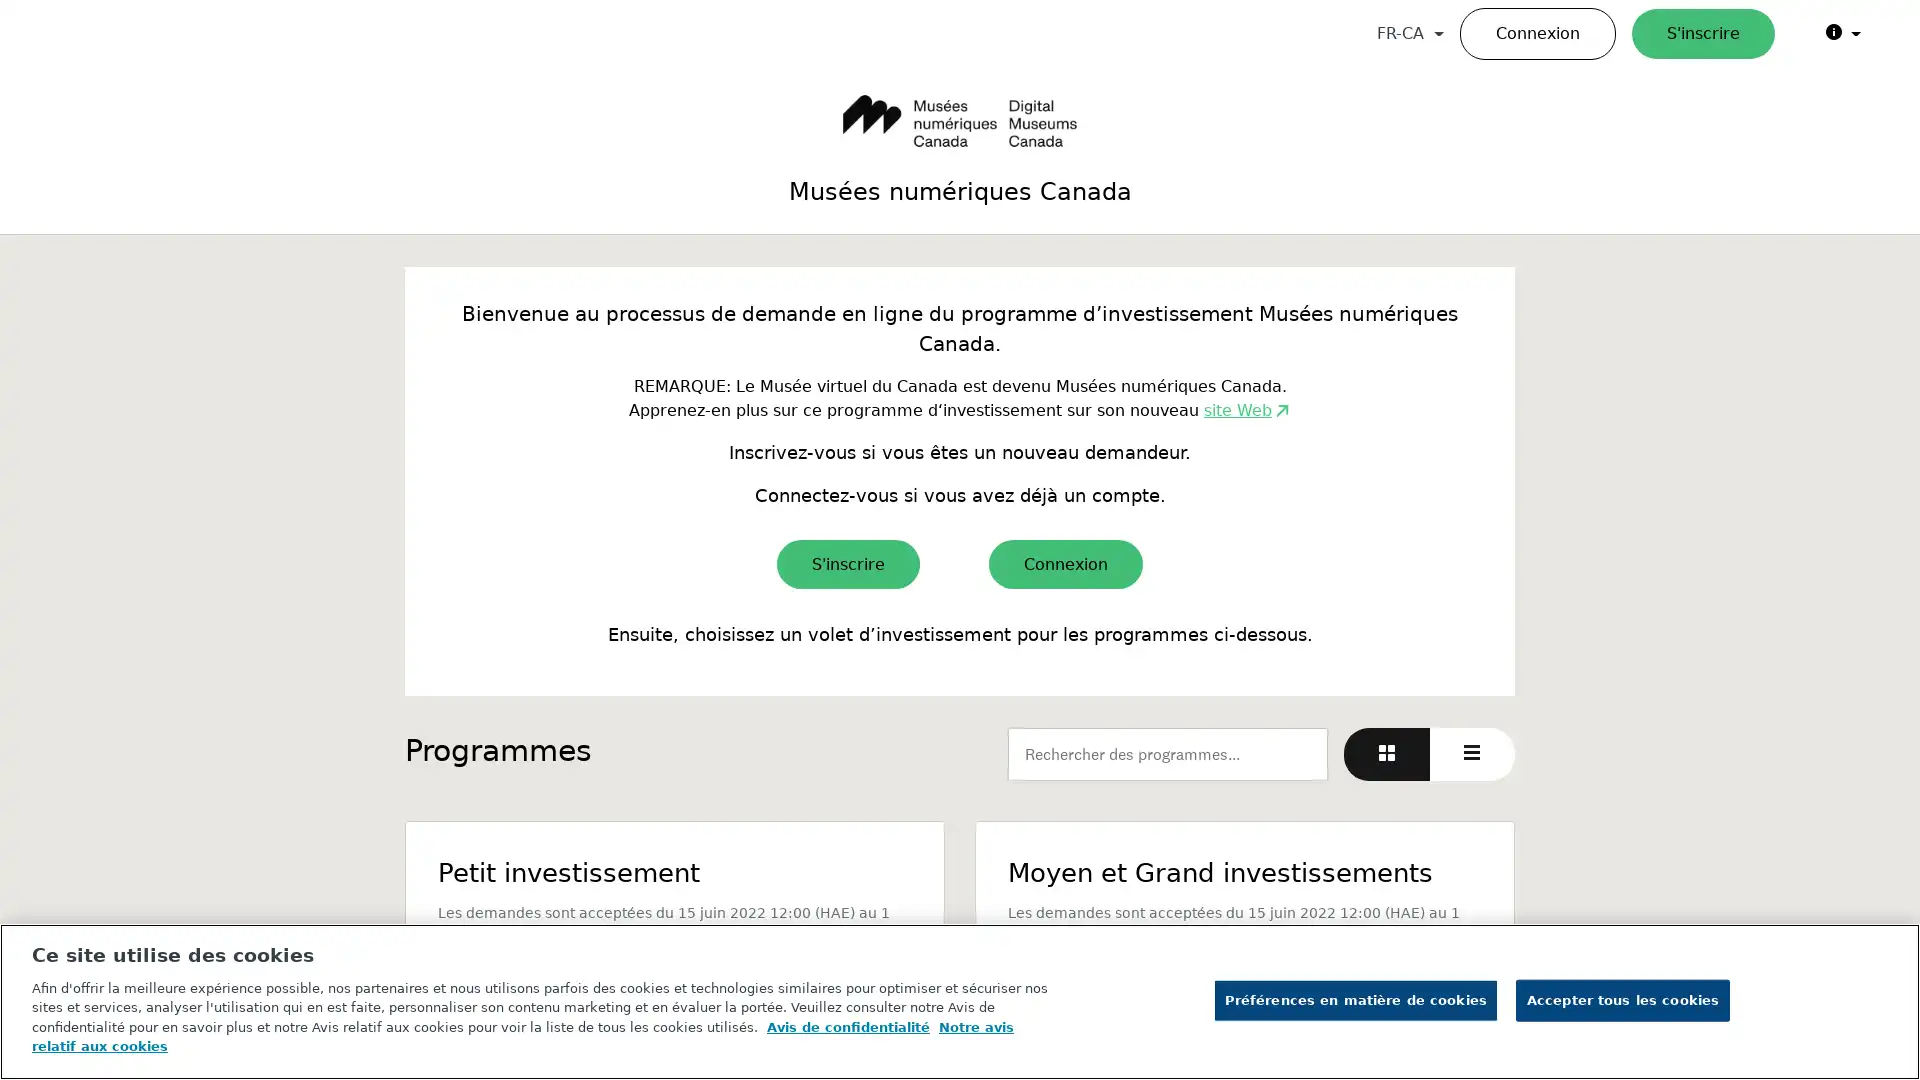 The width and height of the screenshot is (1920, 1080). What do you see at coordinates (1472, 754) in the screenshot?
I see `Activer/desactiver la vue de liste` at bounding box center [1472, 754].